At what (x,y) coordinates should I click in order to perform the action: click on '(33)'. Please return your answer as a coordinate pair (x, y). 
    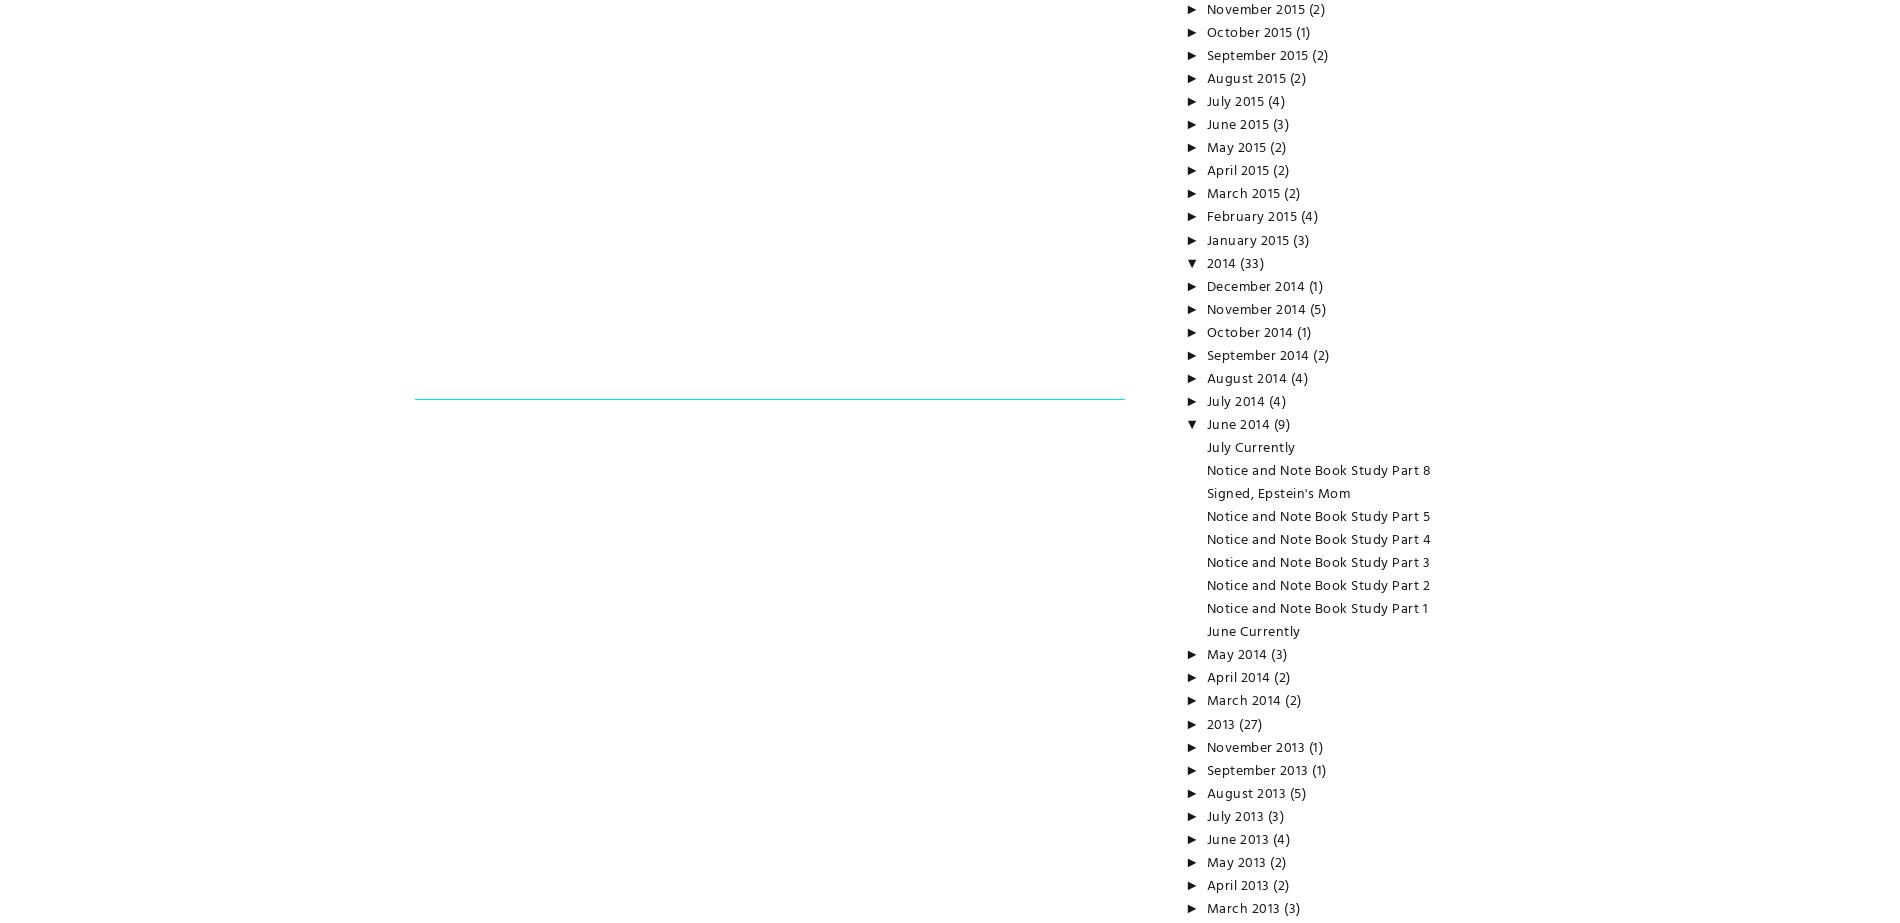
    Looking at the image, I should click on (1250, 263).